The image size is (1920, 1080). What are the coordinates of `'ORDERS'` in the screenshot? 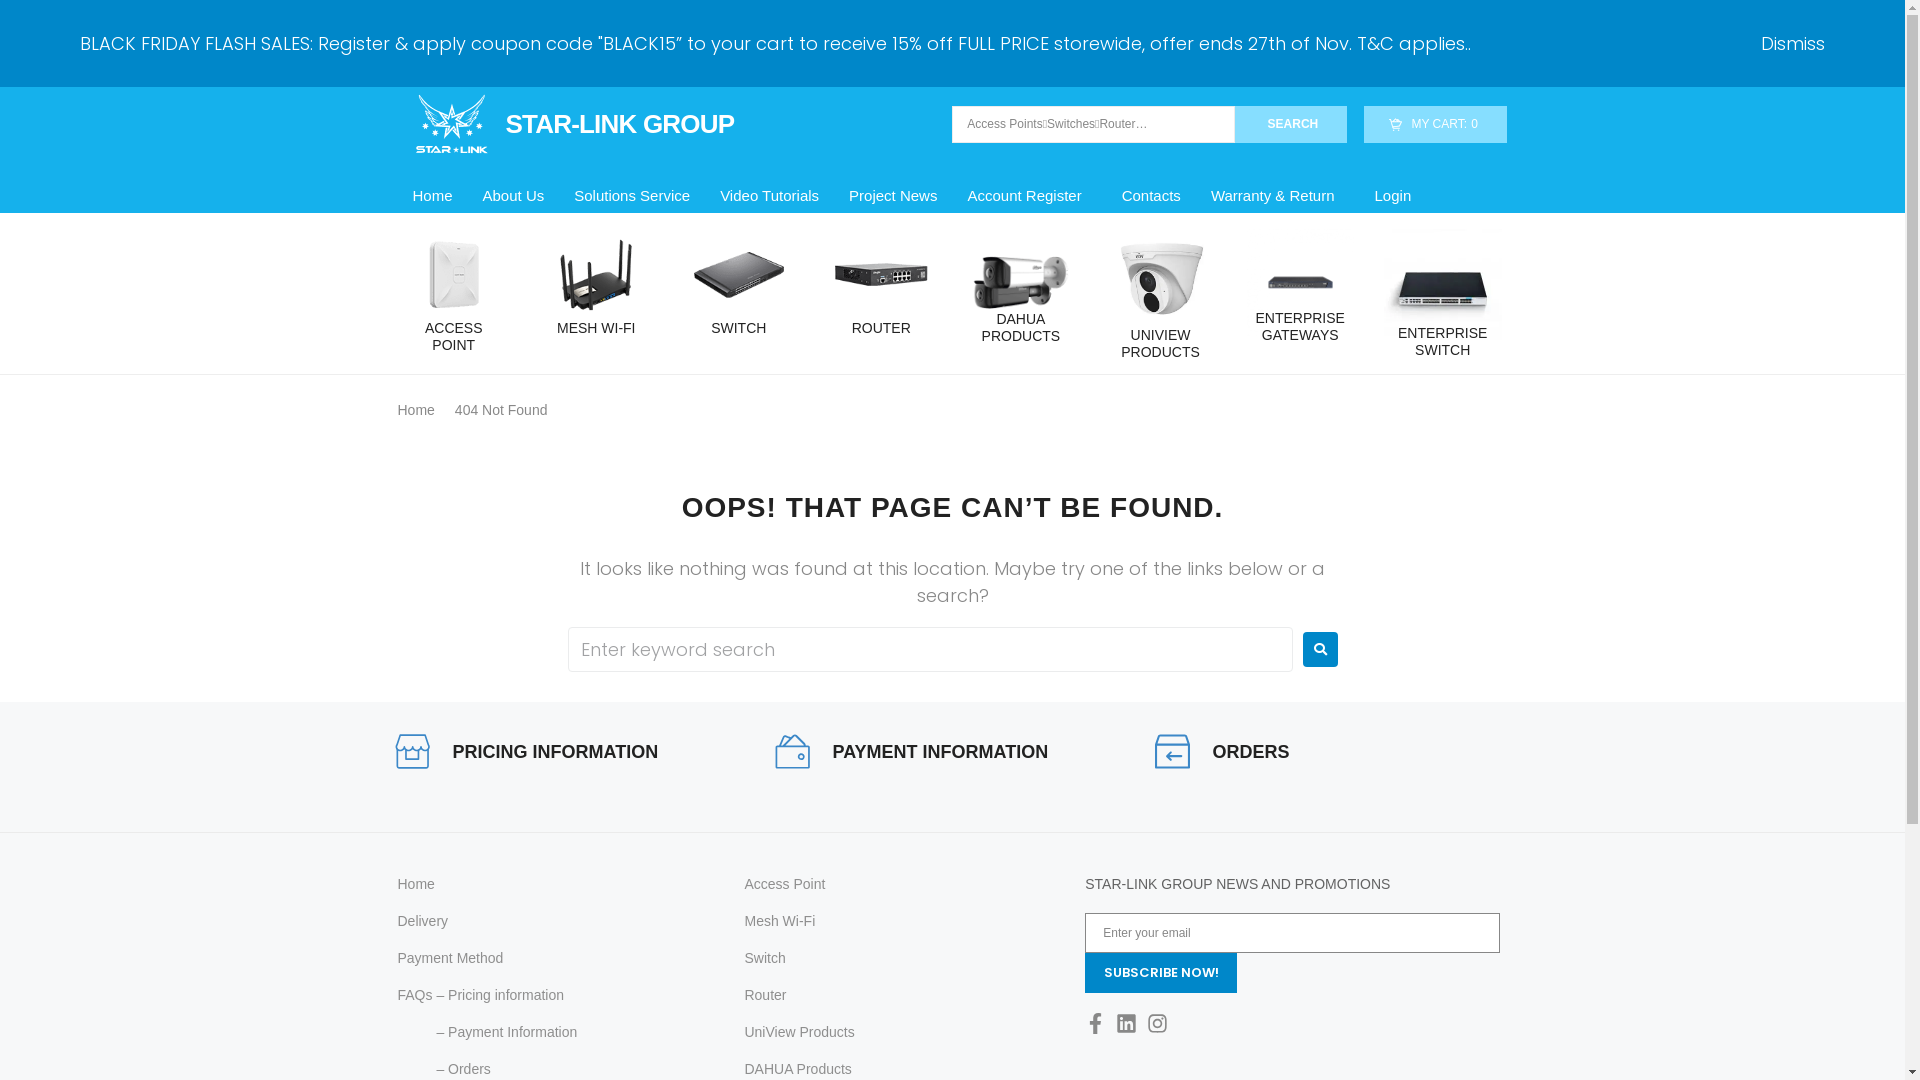 It's located at (1249, 752).